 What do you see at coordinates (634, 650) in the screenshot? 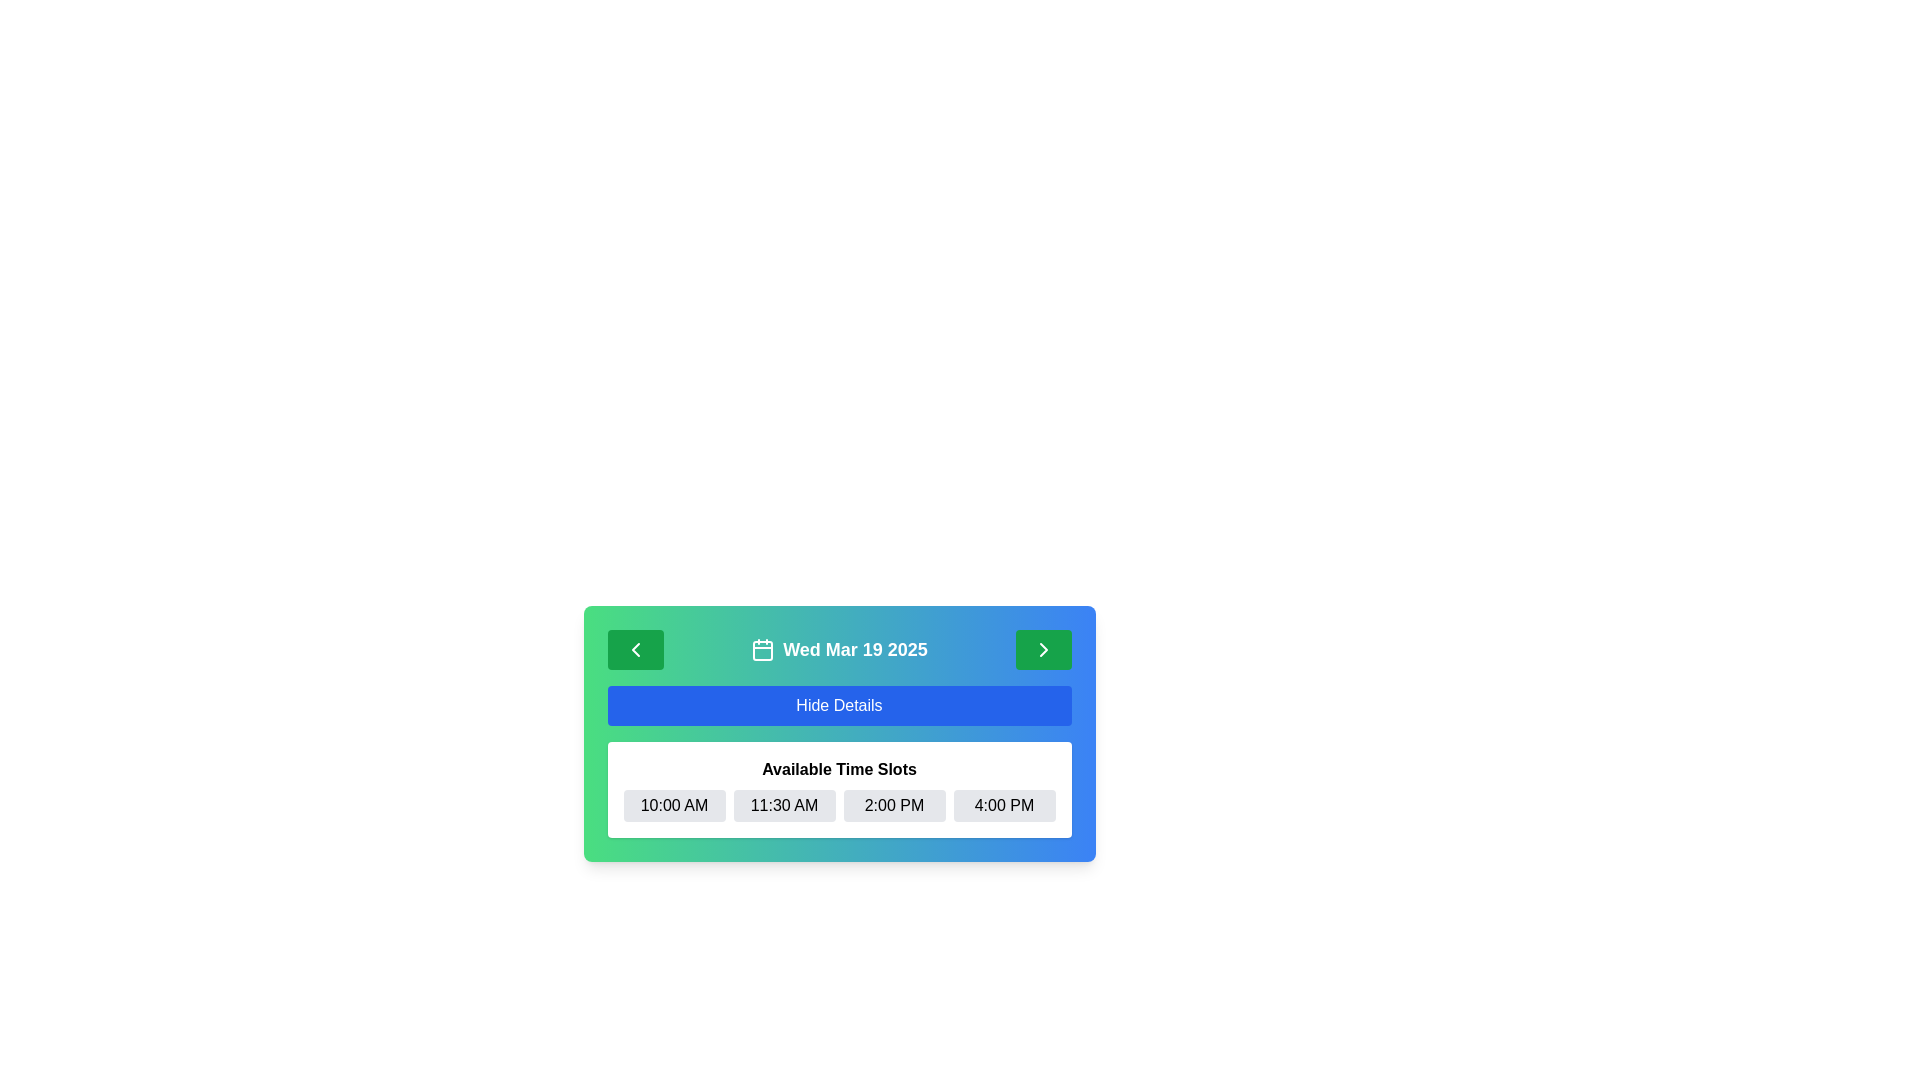
I see `the navigation button for cycling through dates located to the left of the displayed date 'Wed Mar 19 2025'` at bounding box center [634, 650].